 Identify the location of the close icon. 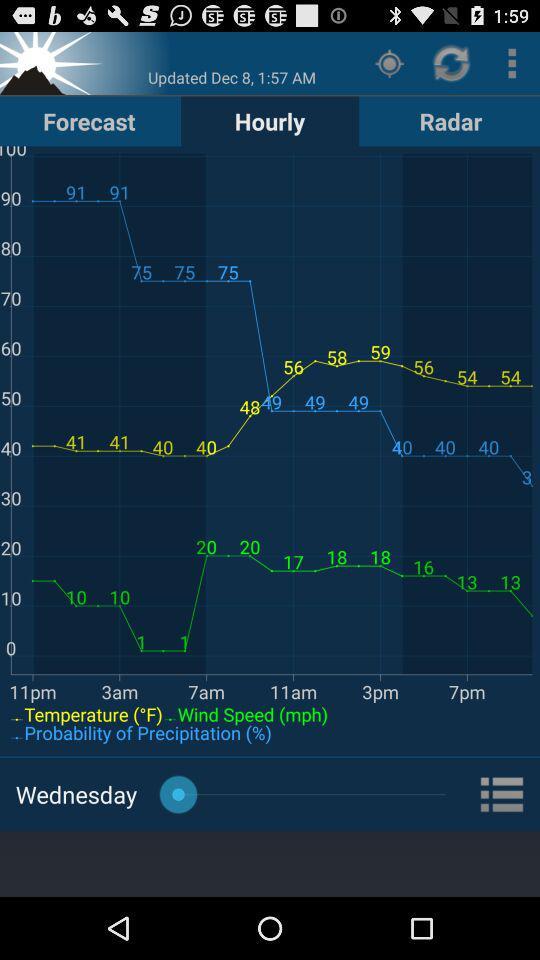
(53, 67).